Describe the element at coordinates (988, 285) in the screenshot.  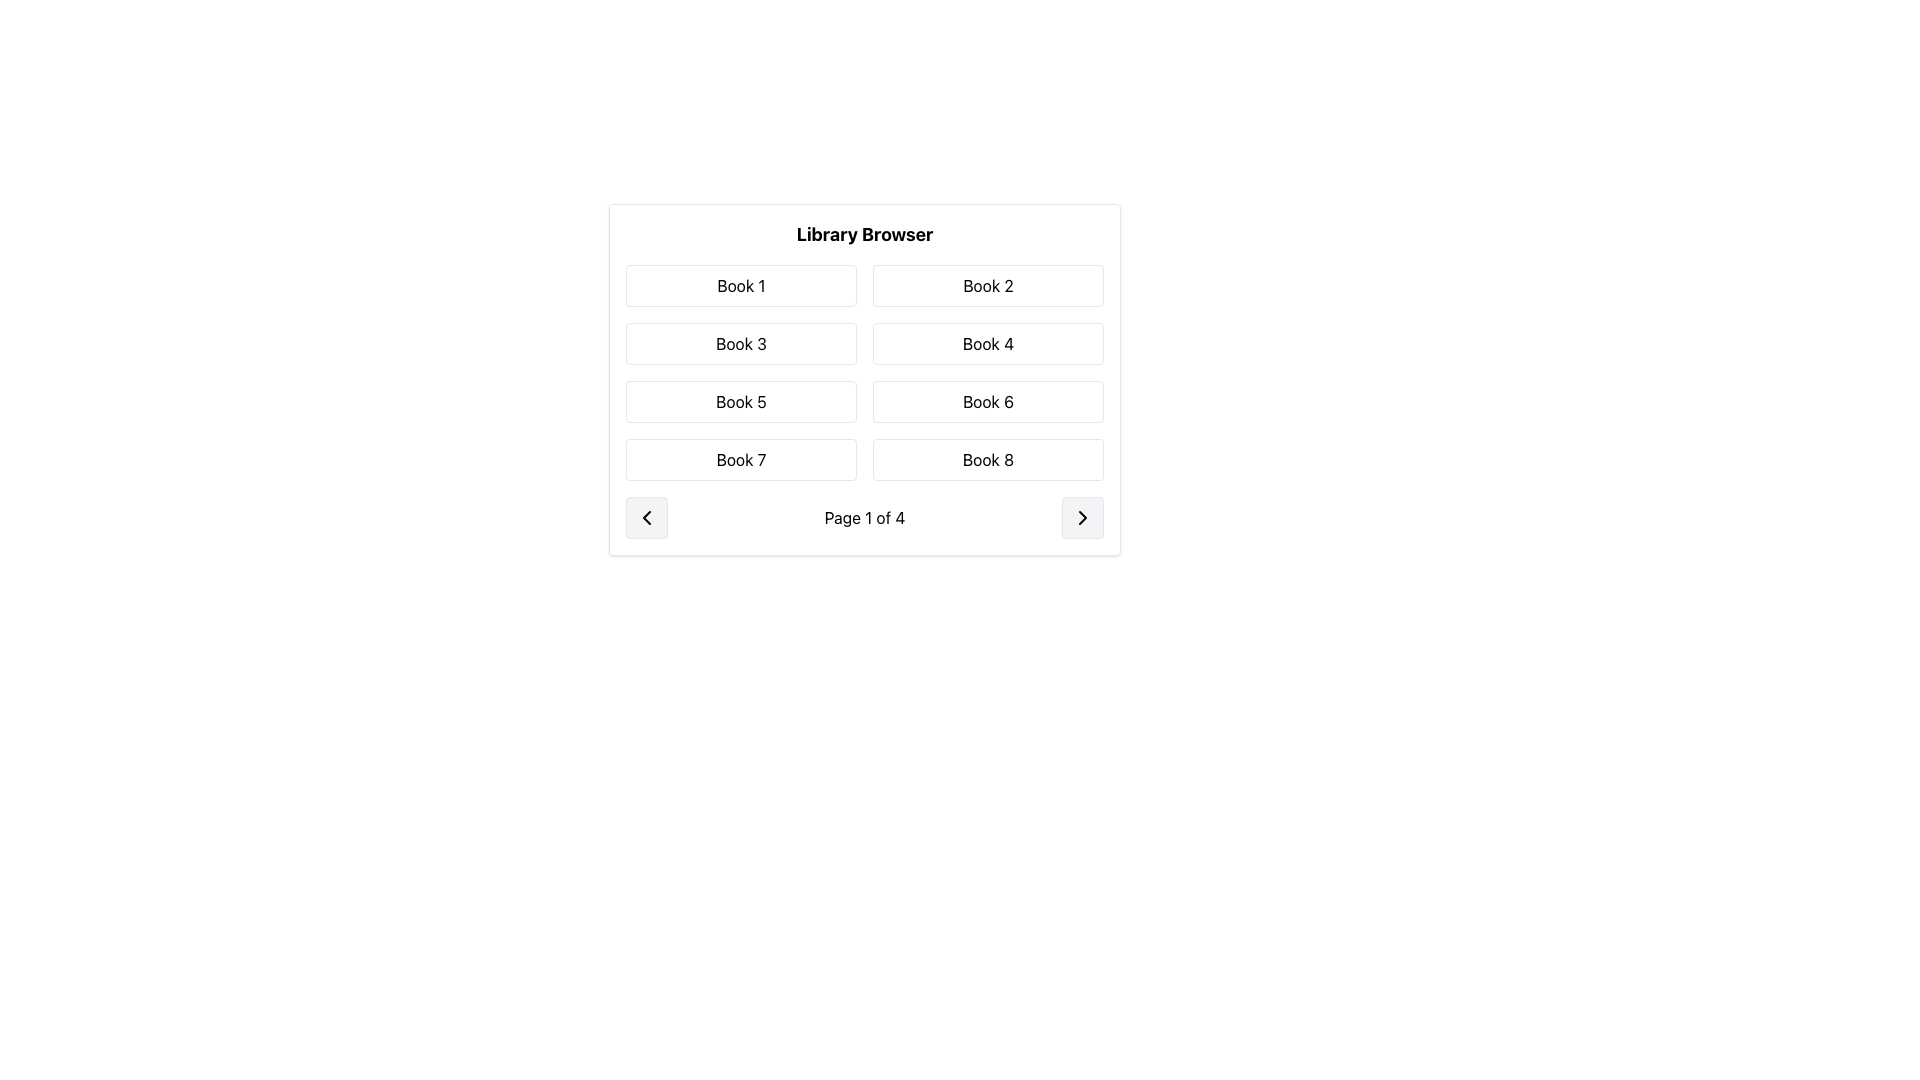
I see `the button representing 'Book 2' in the Library Browser to trigger a style change` at that location.